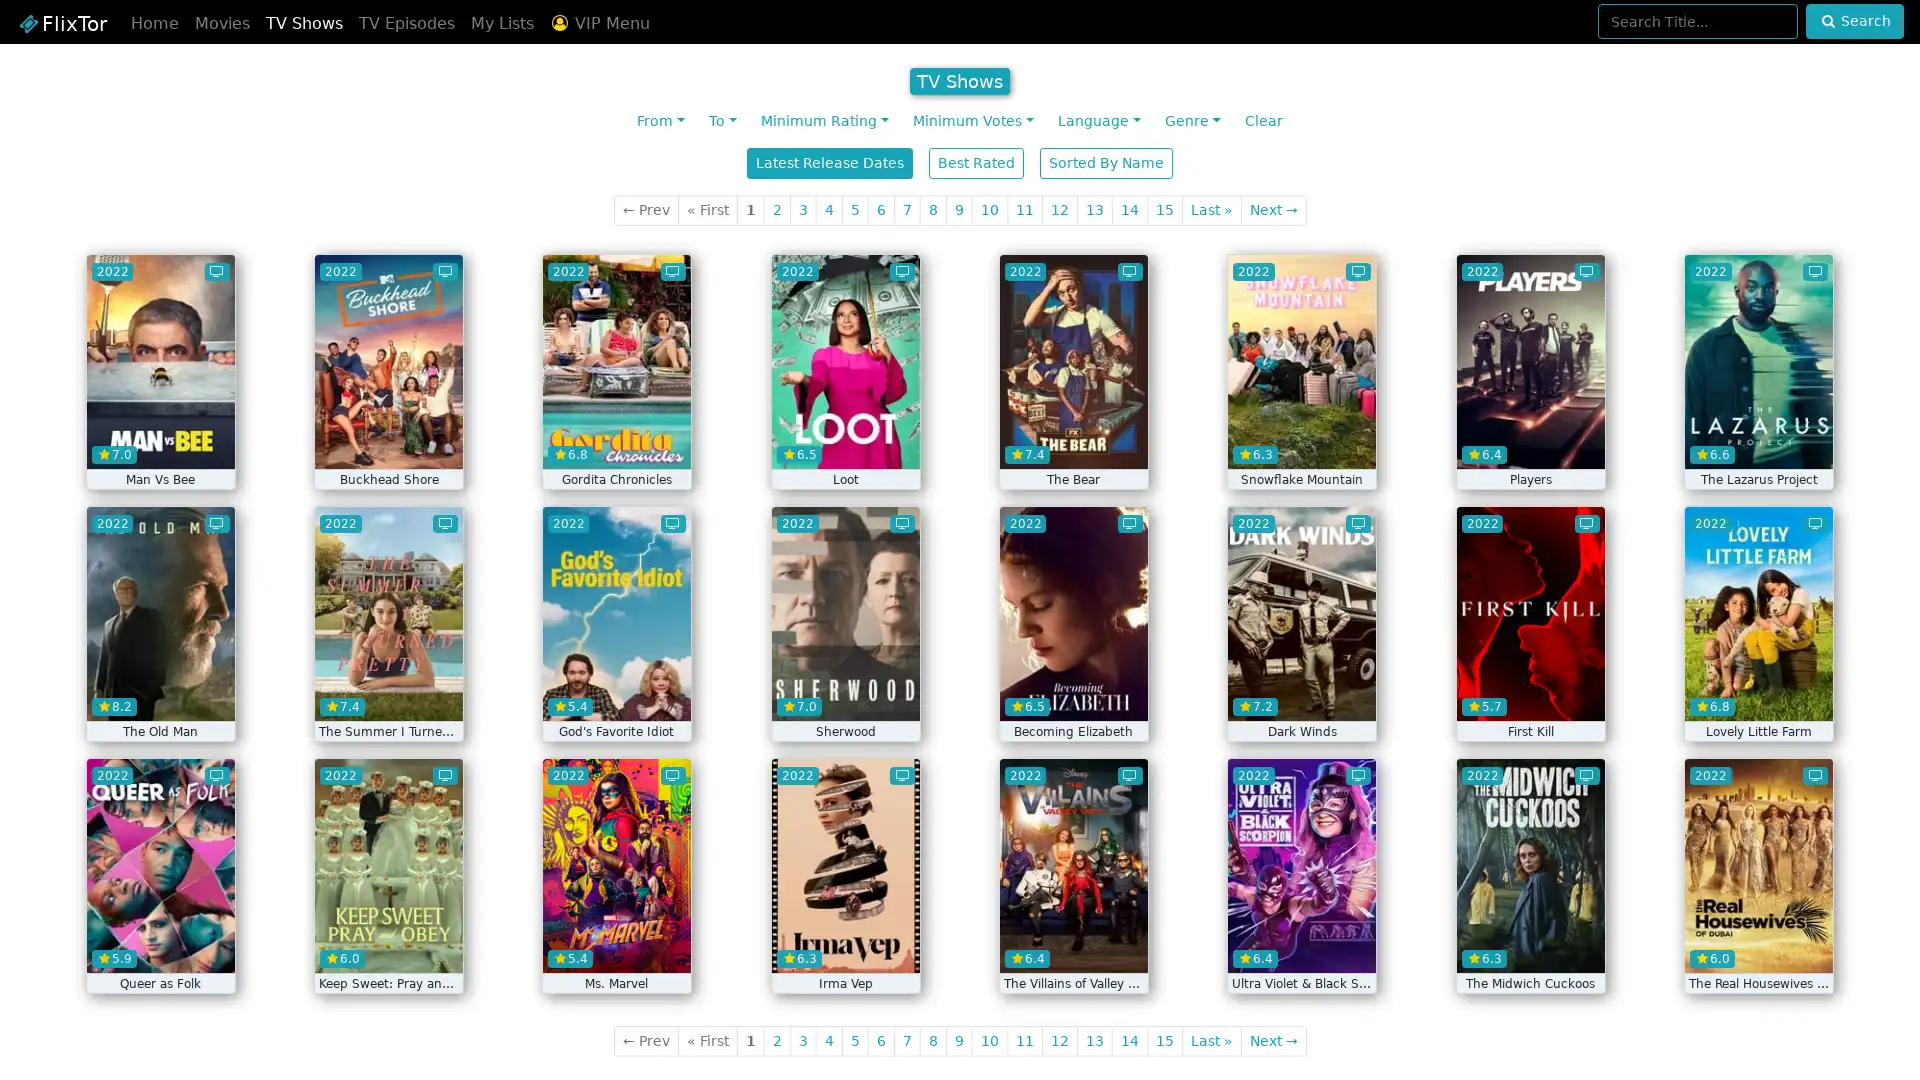  I want to click on Watch Now, so click(158, 690).